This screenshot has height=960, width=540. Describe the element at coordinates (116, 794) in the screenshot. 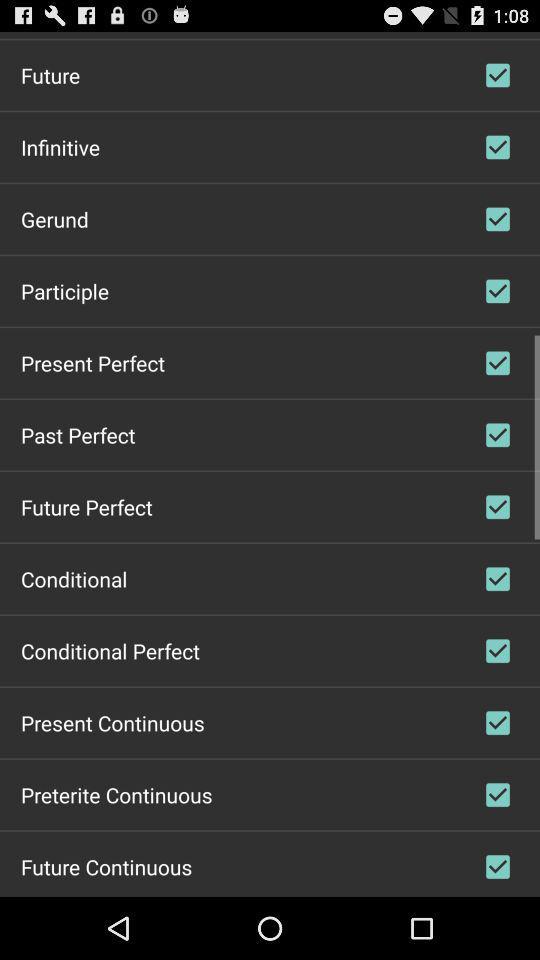

I see `the icon below the present continuous item` at that location.